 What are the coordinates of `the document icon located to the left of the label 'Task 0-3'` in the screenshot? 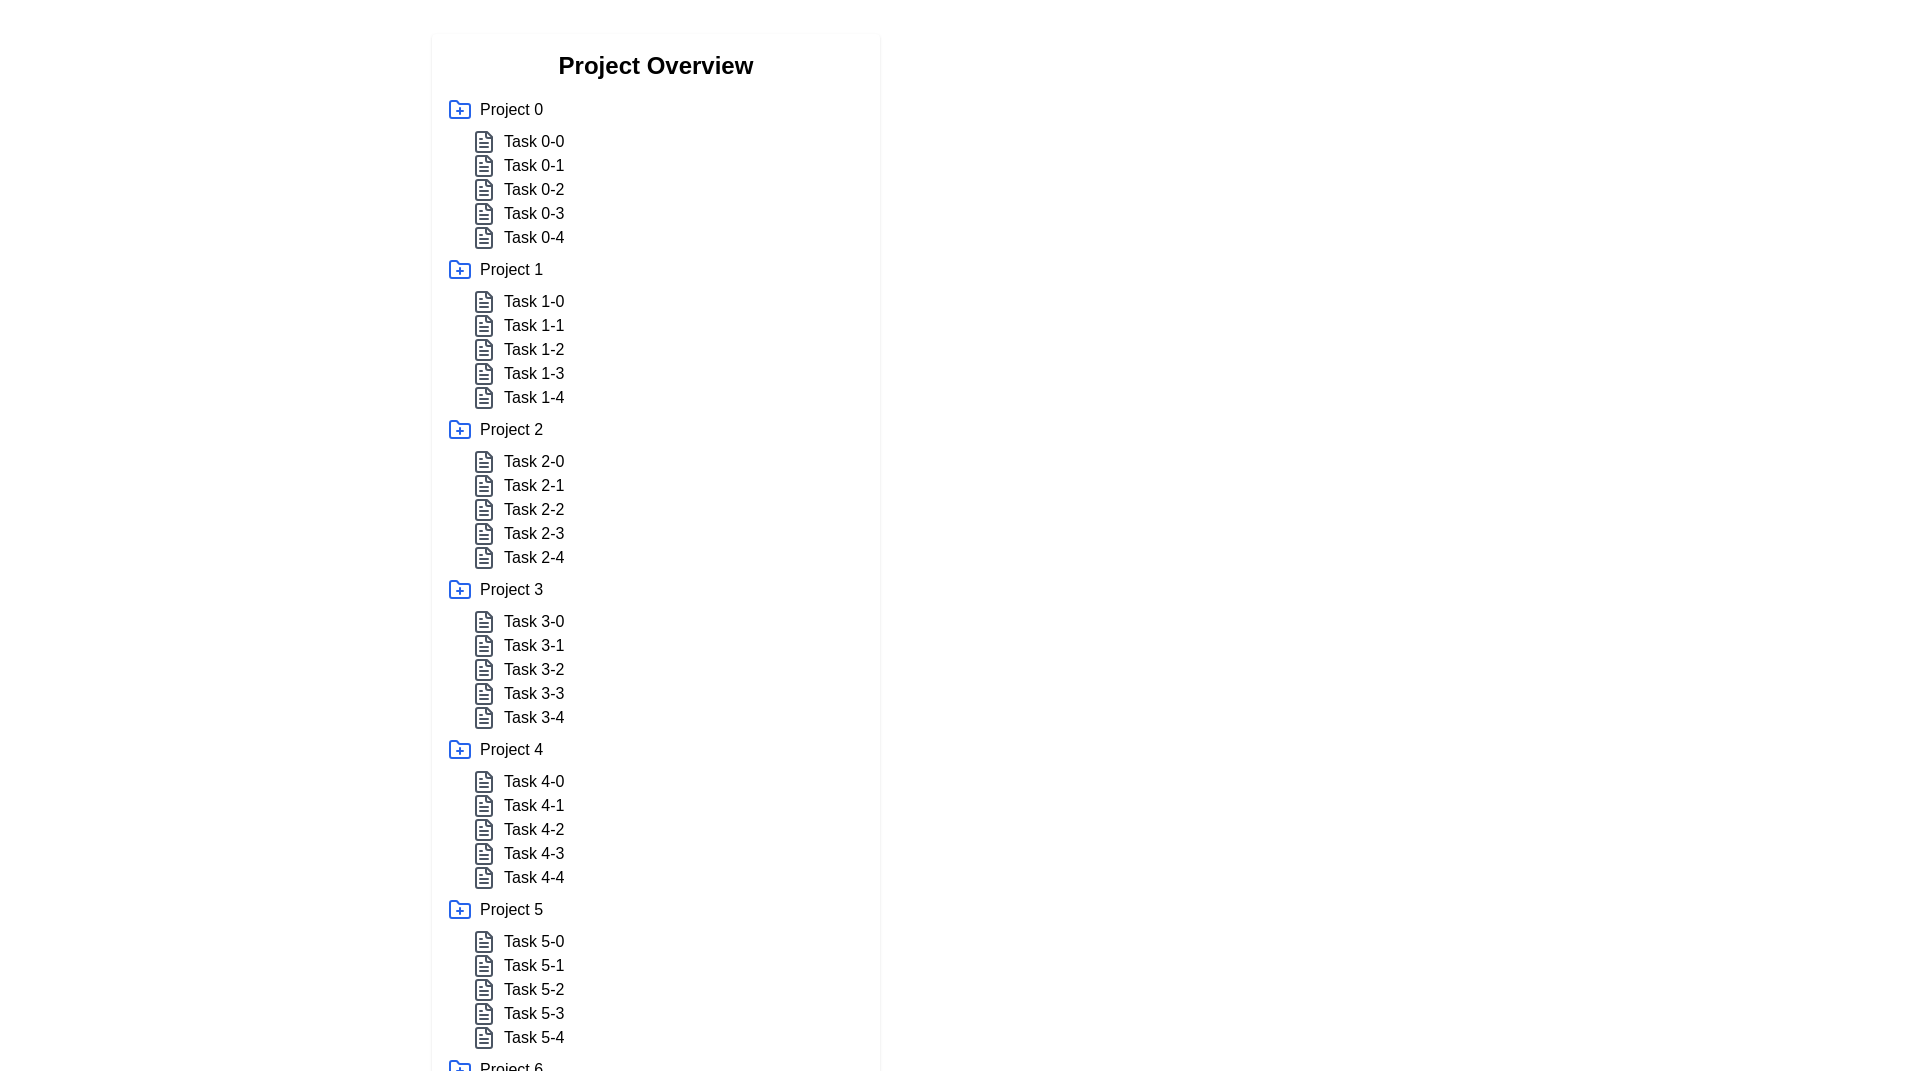 It's located at (484, 213).